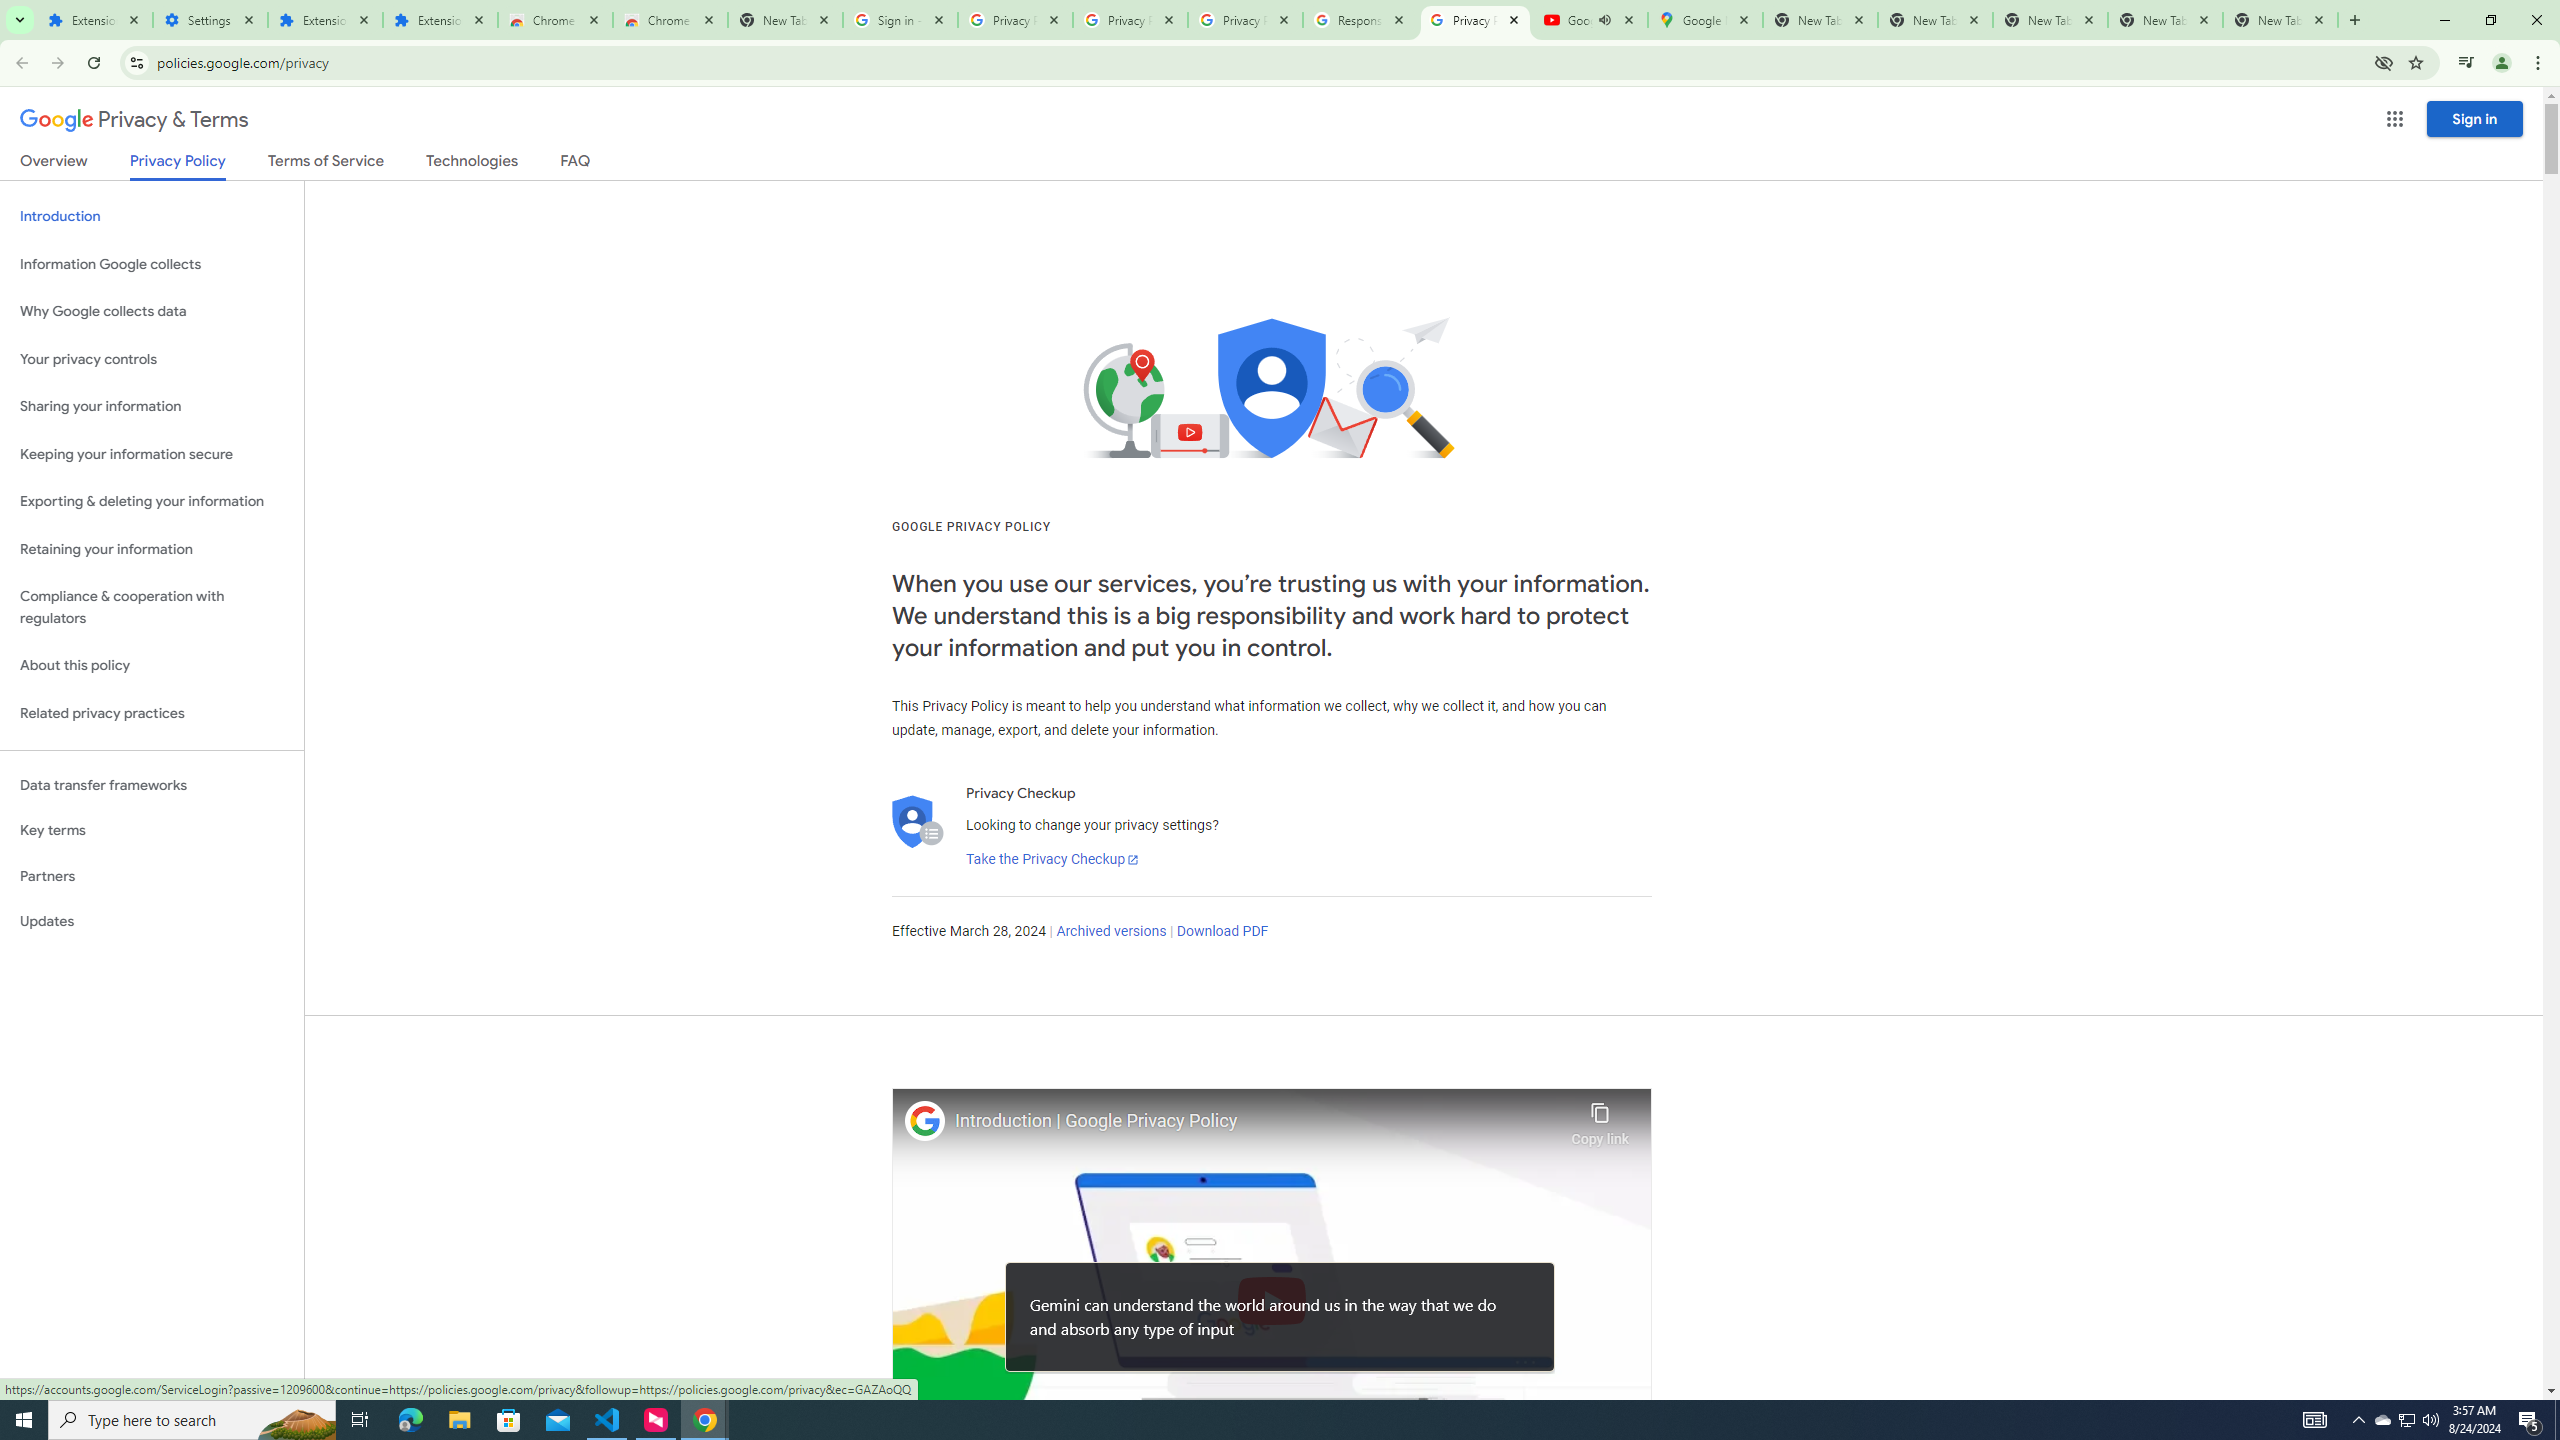 This screenshot has height=1440, width=2560. I want to click on 'Chrome Web Store - Themes', so click(669, 19).